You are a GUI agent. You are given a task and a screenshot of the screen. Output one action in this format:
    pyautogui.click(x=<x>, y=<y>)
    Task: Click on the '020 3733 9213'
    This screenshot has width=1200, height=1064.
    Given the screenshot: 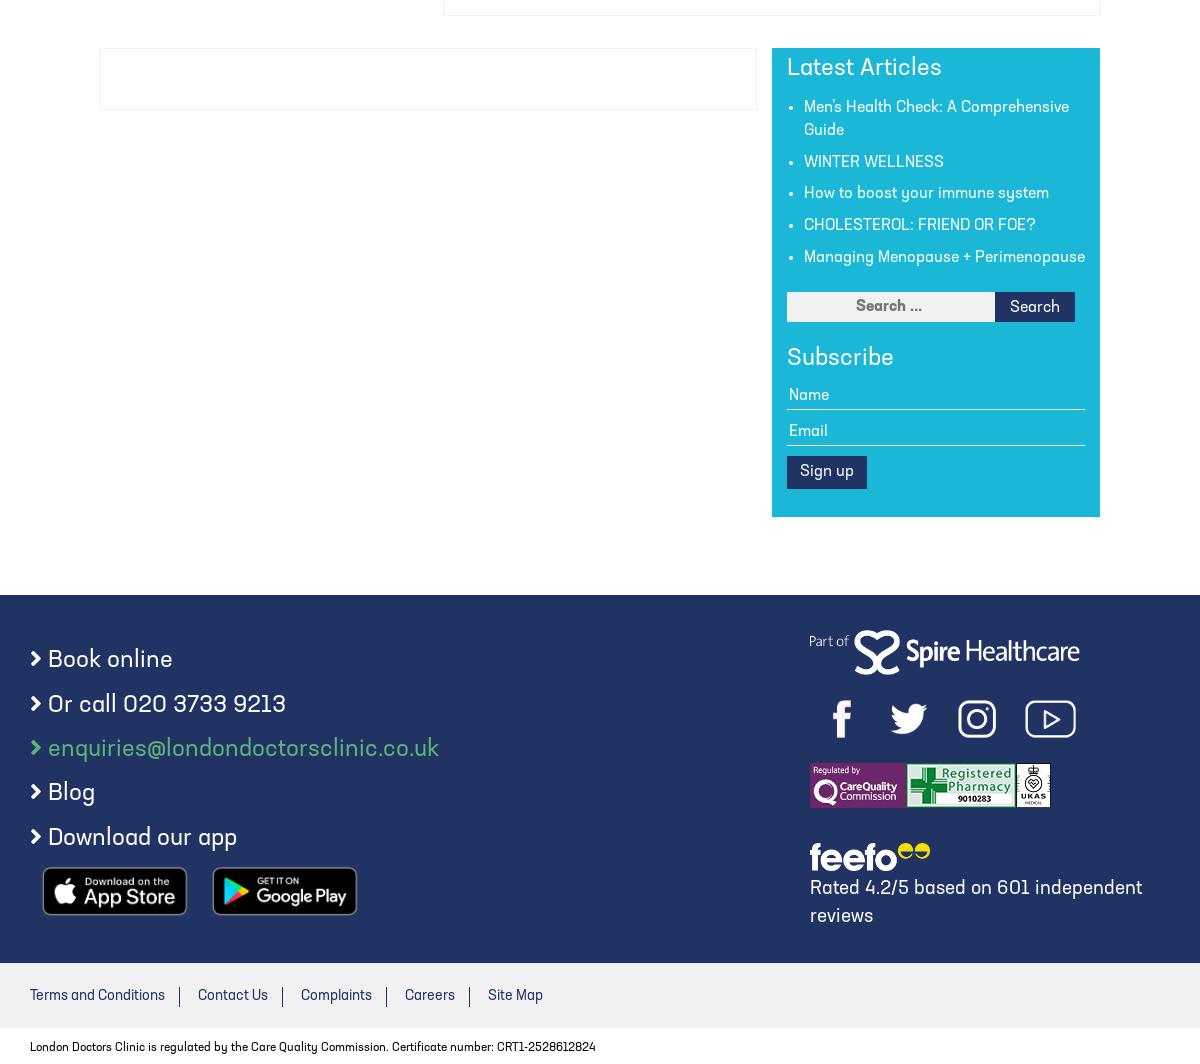 What is the action you would take?
    pyautogui.click(x=203, y=705)
    